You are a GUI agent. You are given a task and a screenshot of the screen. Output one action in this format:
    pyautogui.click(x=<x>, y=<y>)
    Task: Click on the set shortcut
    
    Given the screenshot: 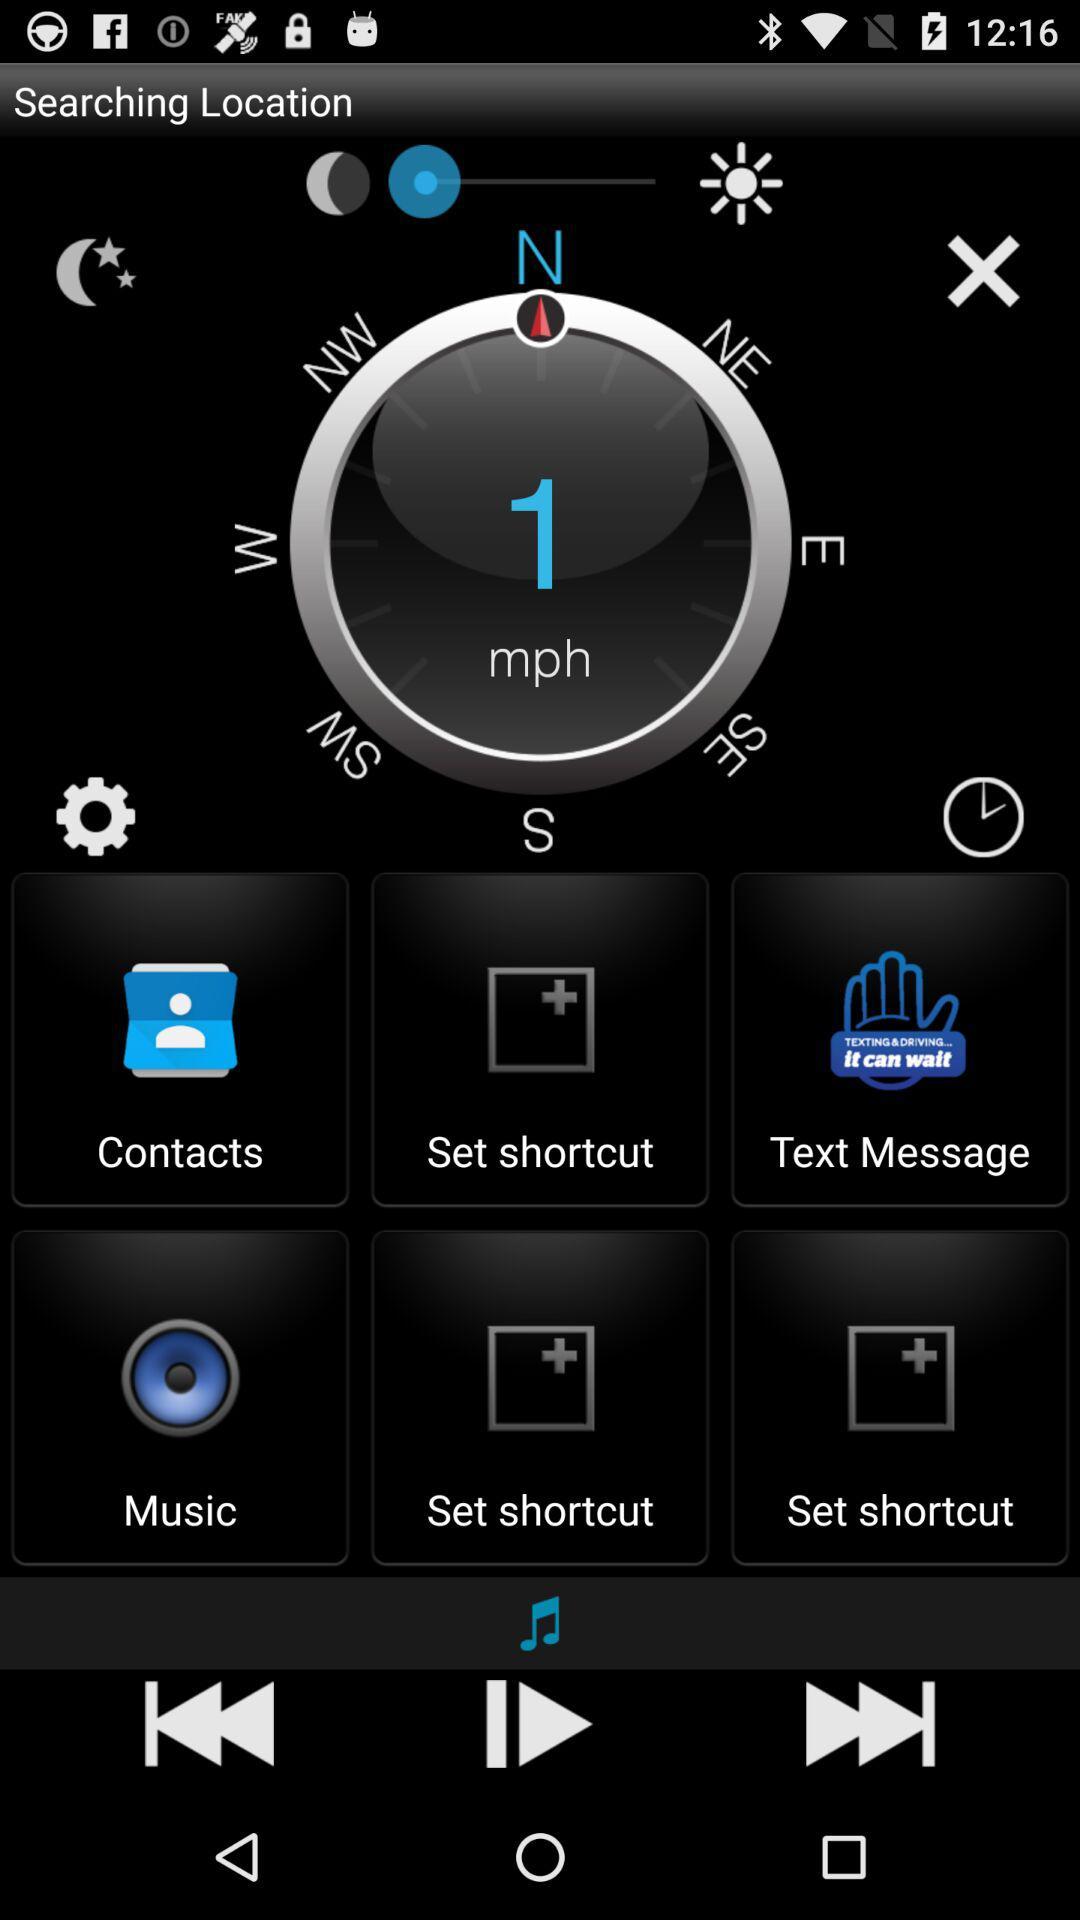 What is the action you would take?
    pyautogui.click(x=540, y=1528)
    